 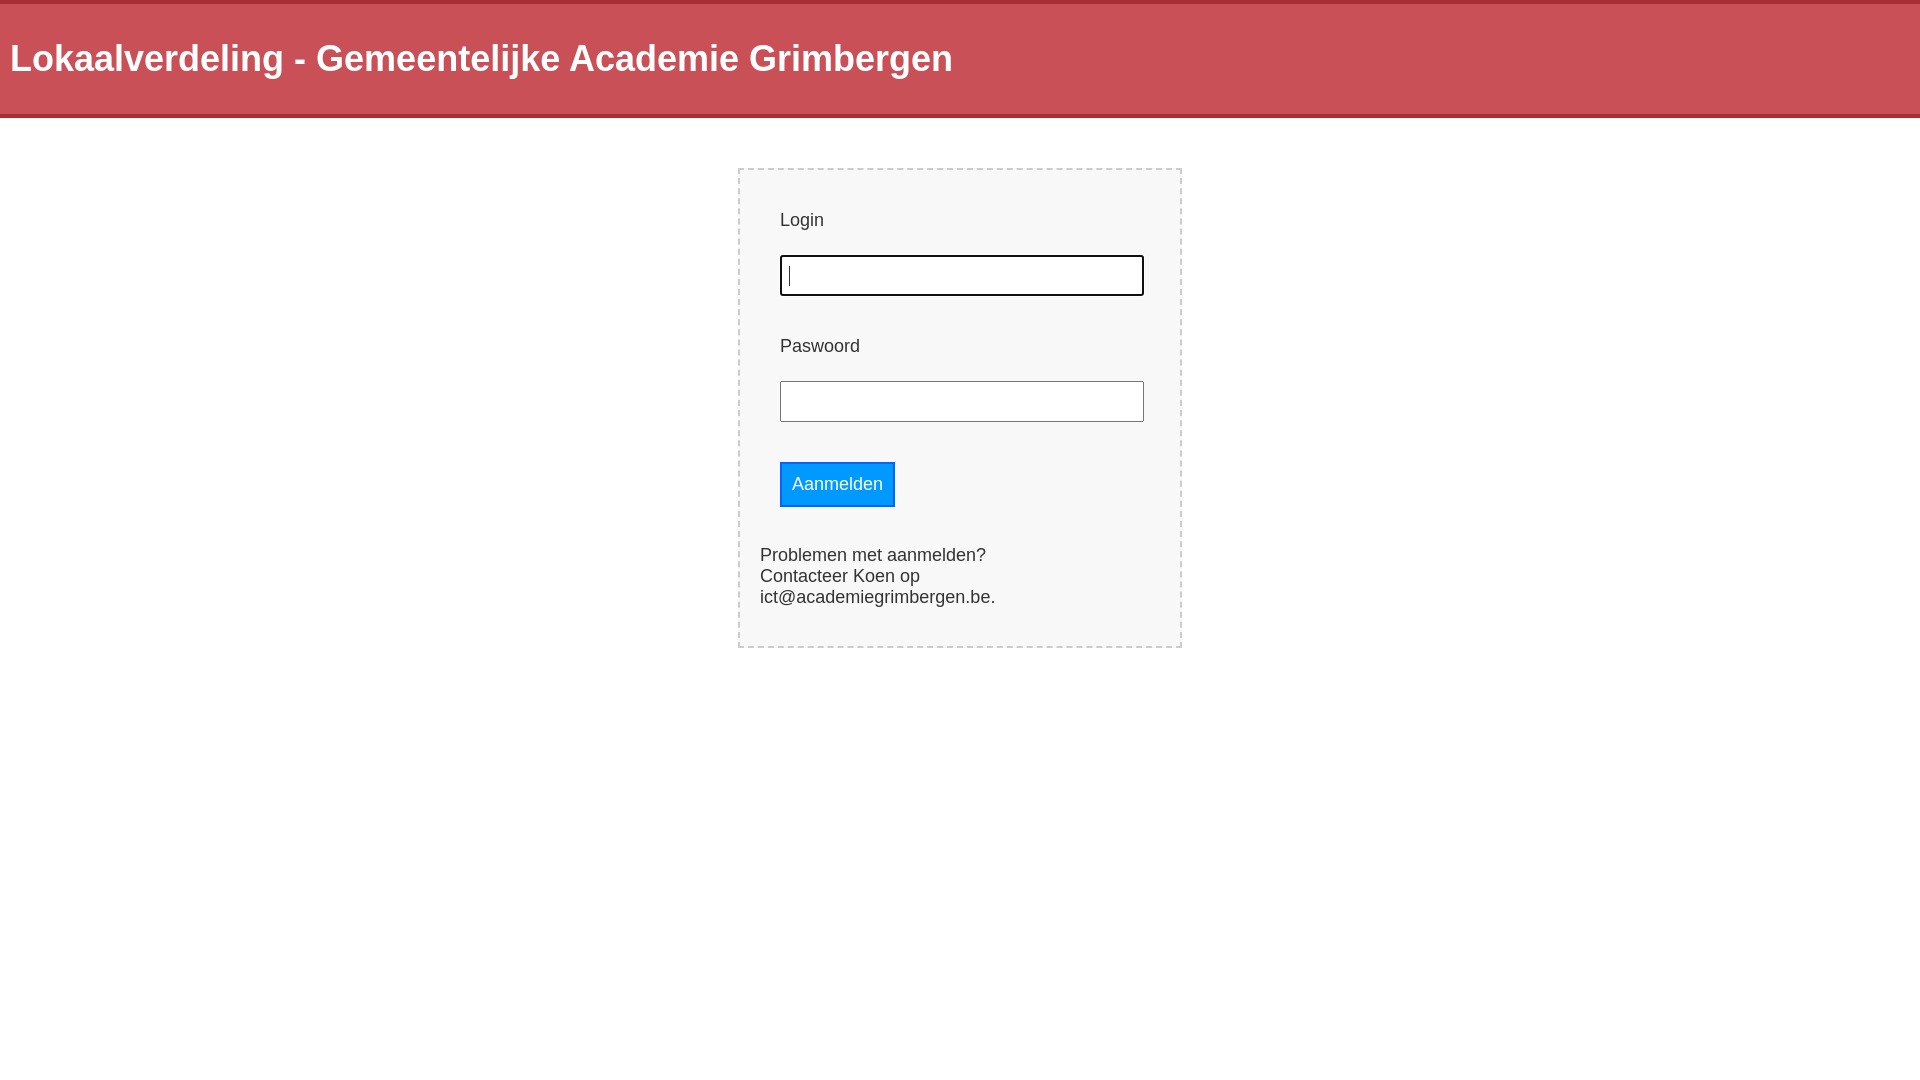 I want to click on 'Aanmelden', so click(x=837, y=484).